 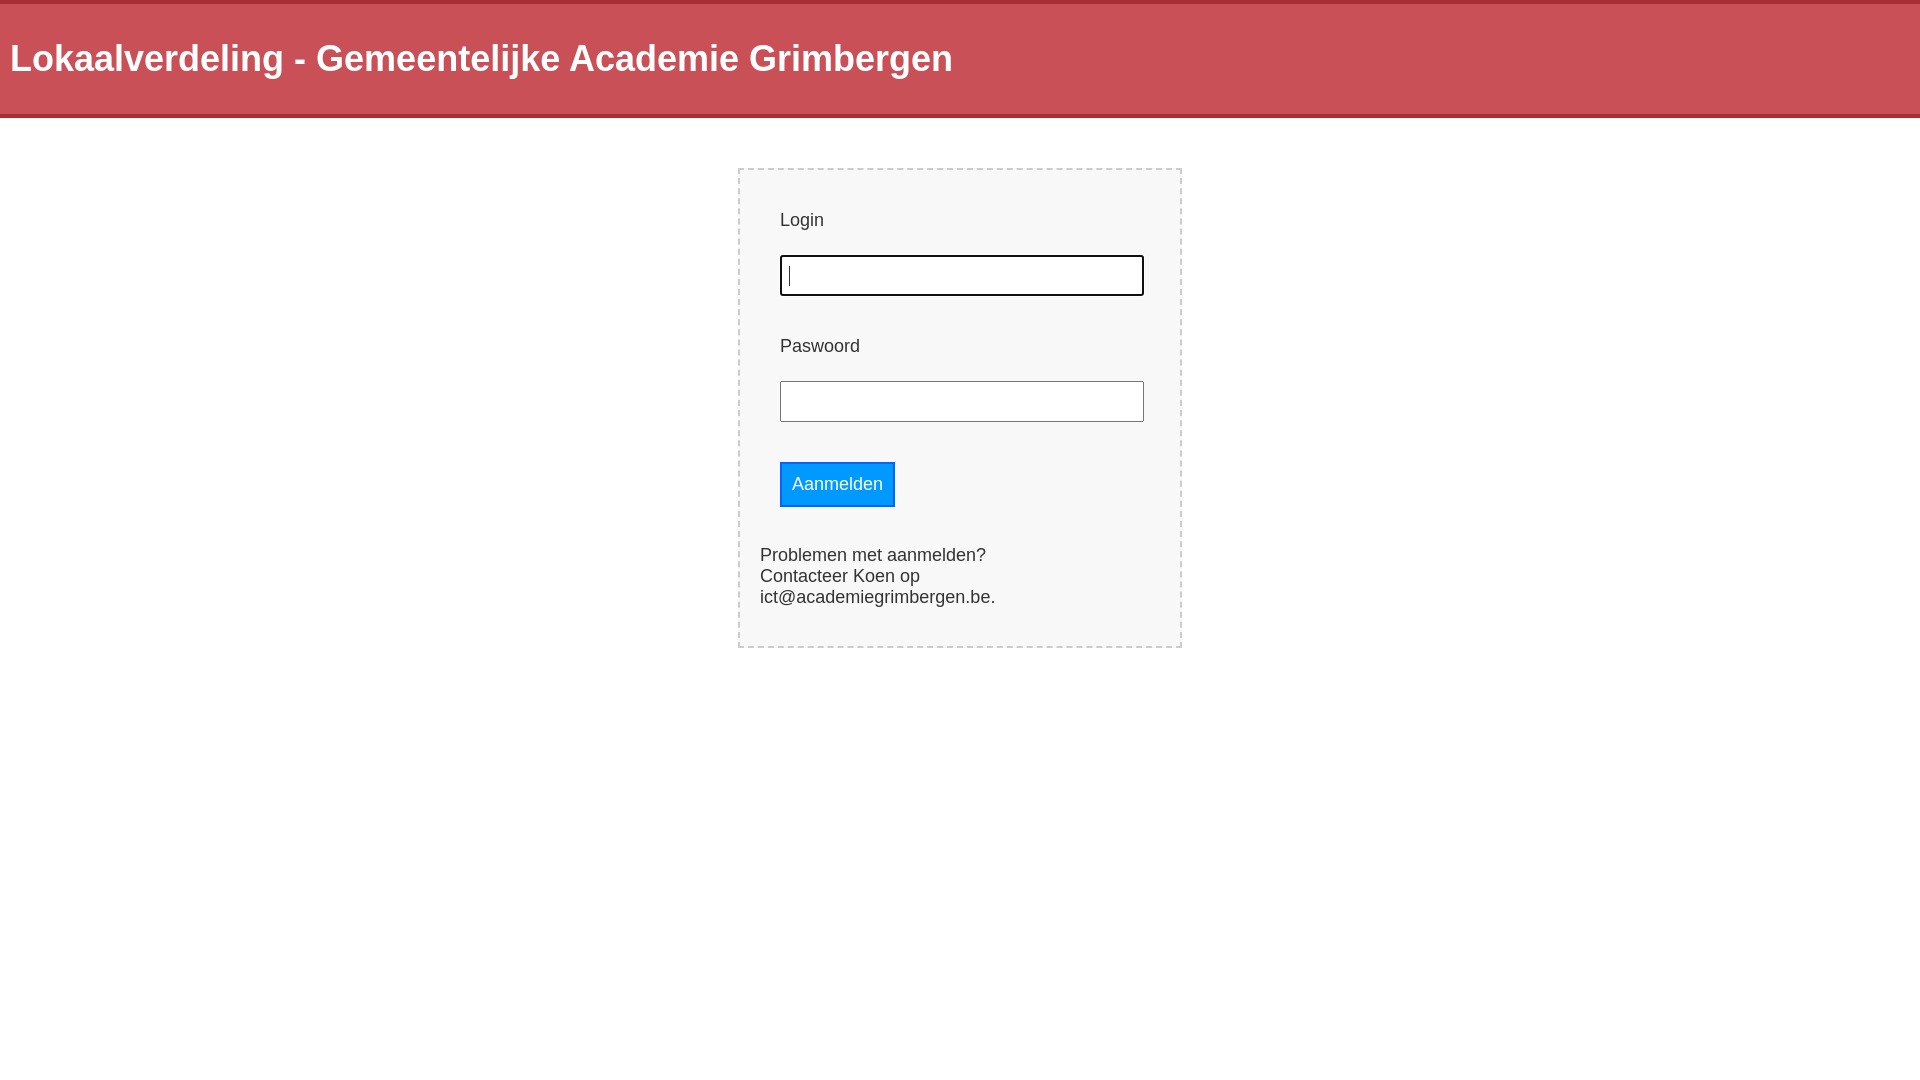 I want to click on 'Aanmelden', so click(x=837, y=484).